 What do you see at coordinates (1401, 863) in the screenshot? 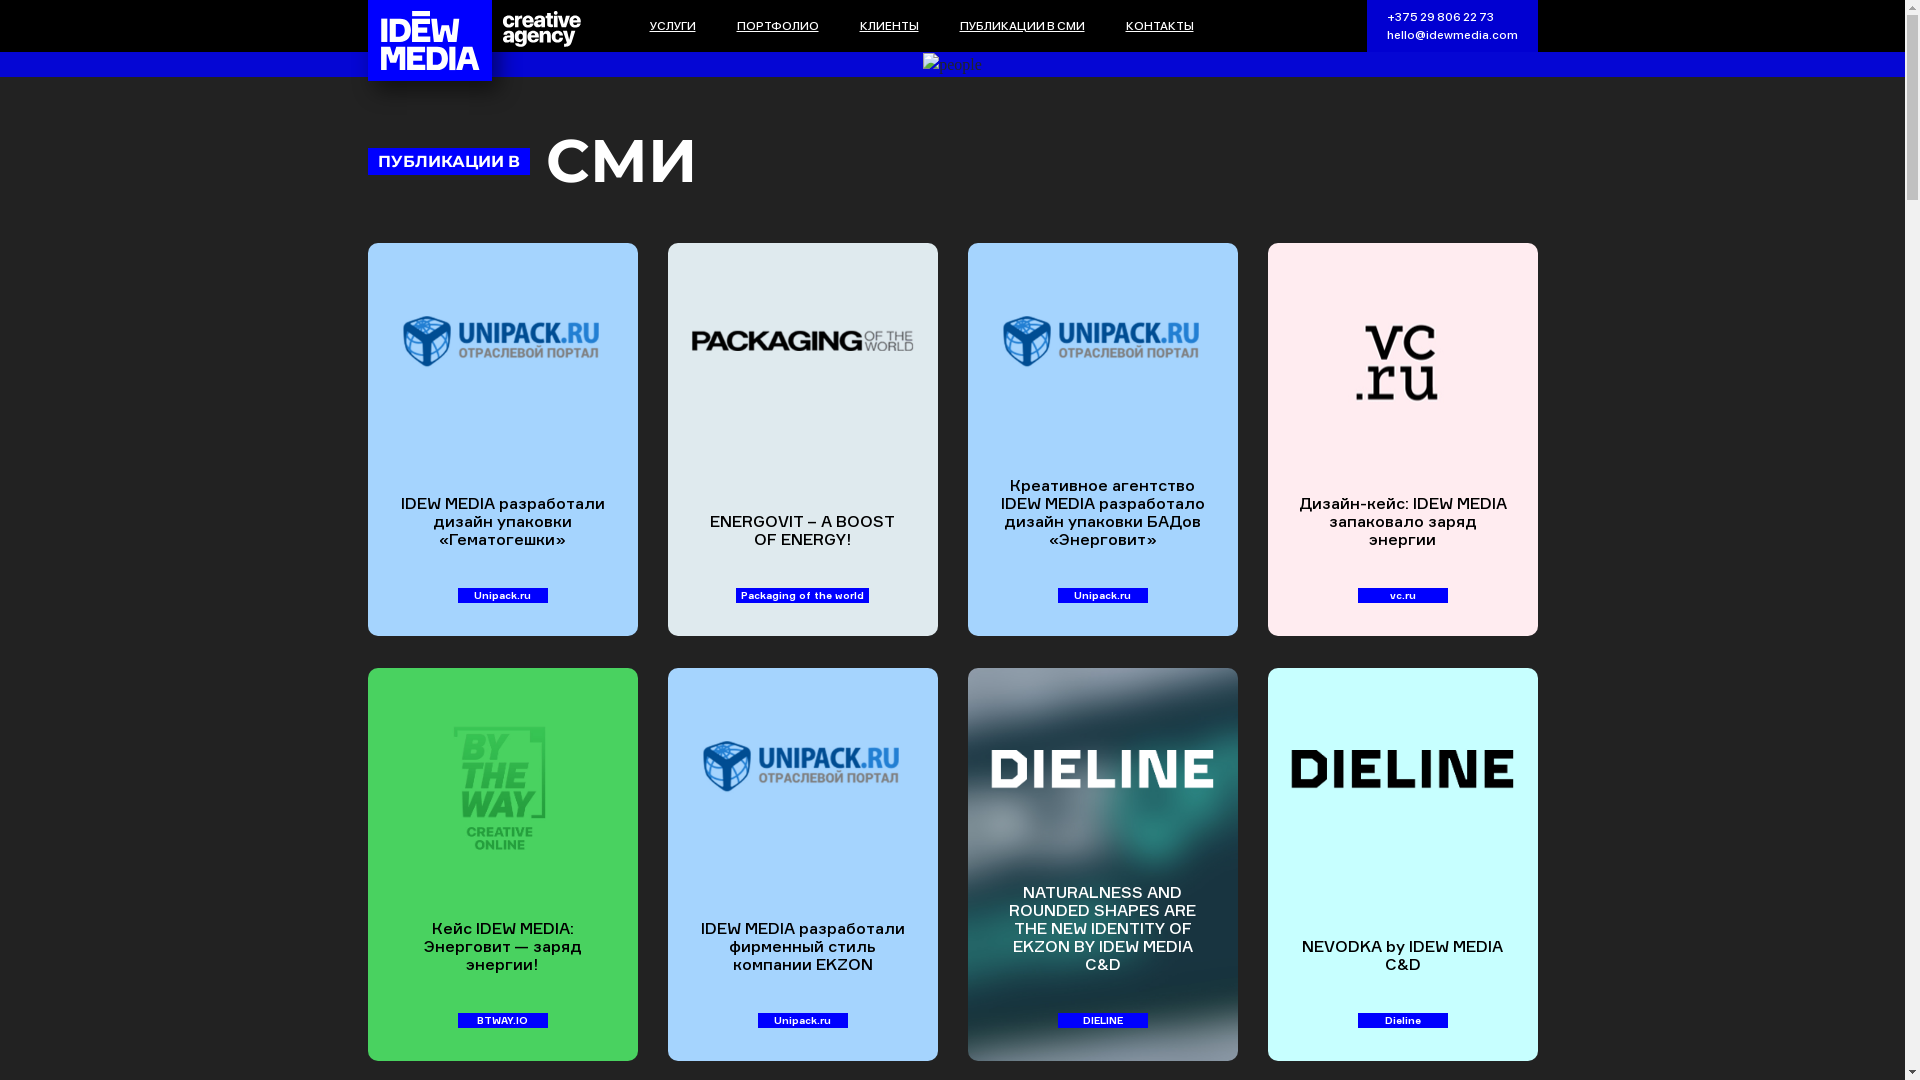
I see `'NEVODKA by IDEW MEDIA C&D` at bounding box center [1401, 863].